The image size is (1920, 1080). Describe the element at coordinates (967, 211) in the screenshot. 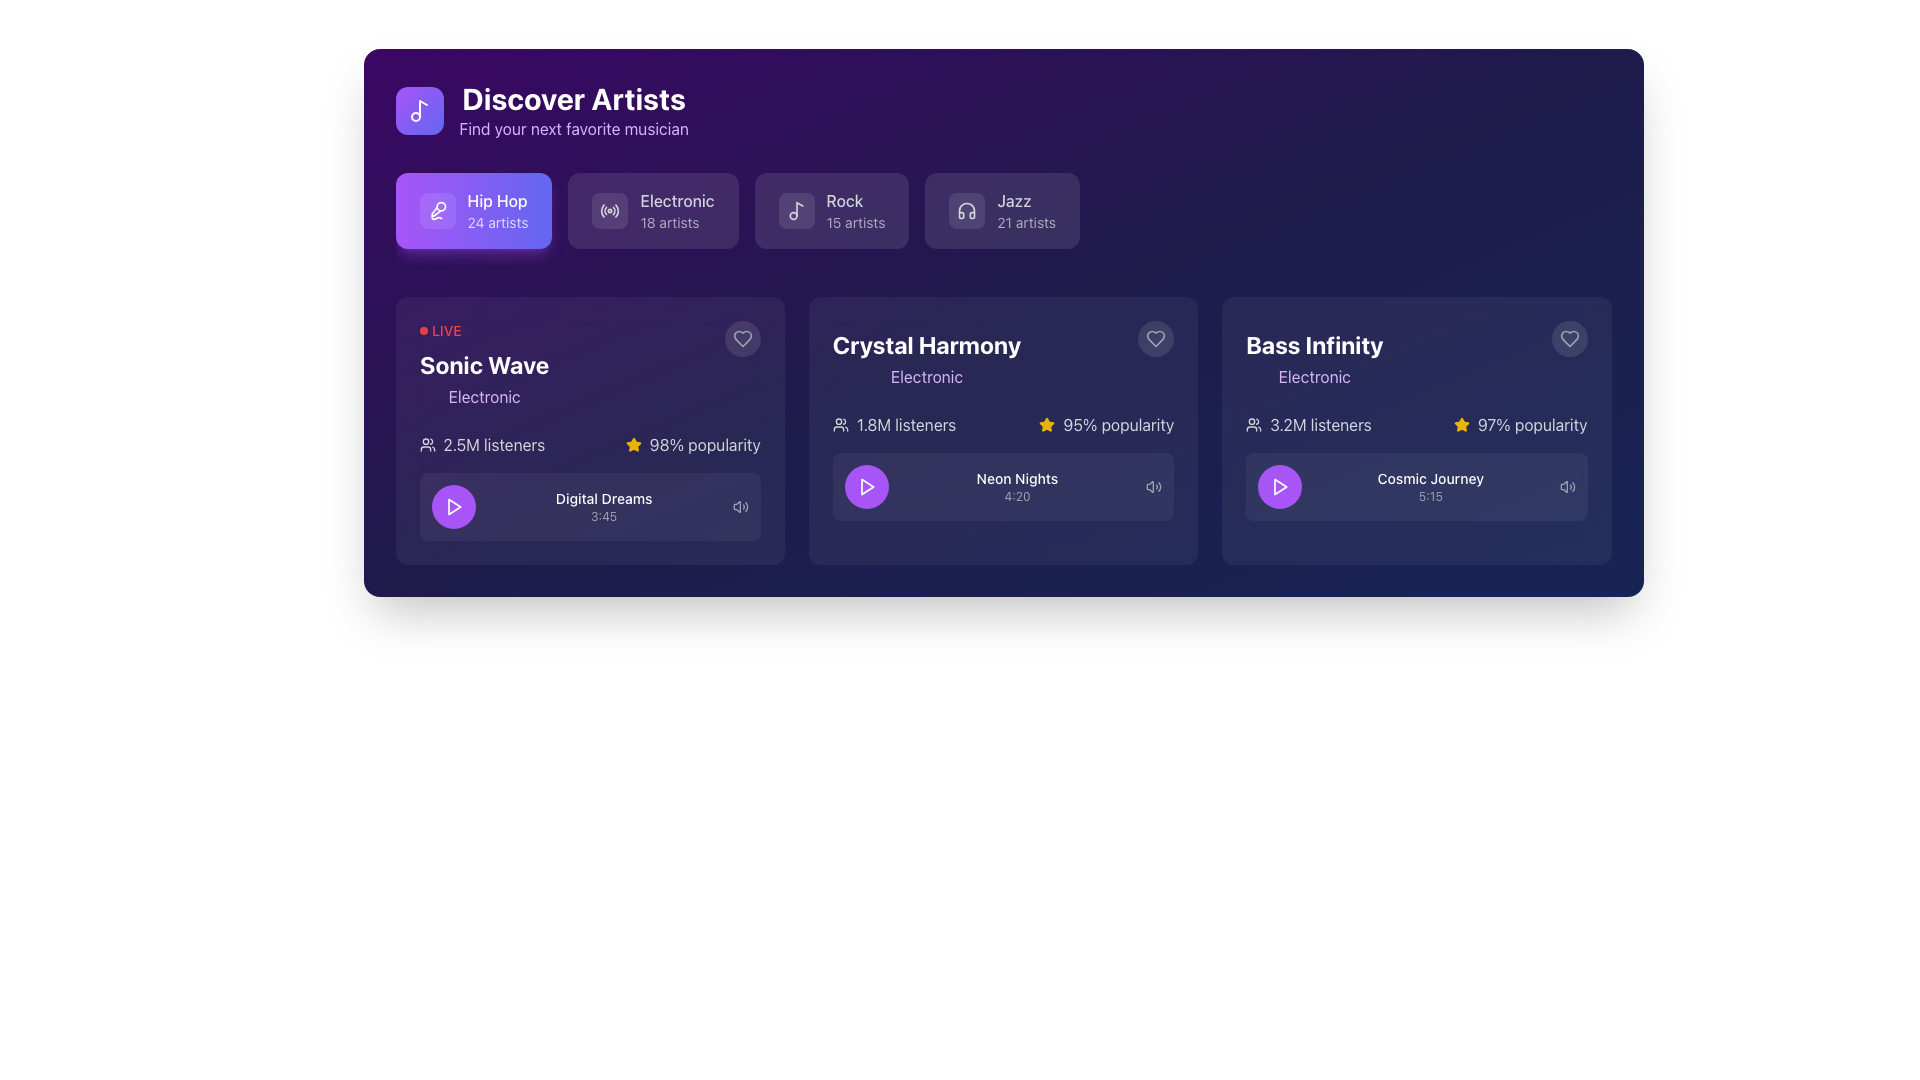

I see `the 'Jazz' music genre icon, which is the fourth button in the Discover Artists section, visually represented by an SVG vector graphic` at that location.